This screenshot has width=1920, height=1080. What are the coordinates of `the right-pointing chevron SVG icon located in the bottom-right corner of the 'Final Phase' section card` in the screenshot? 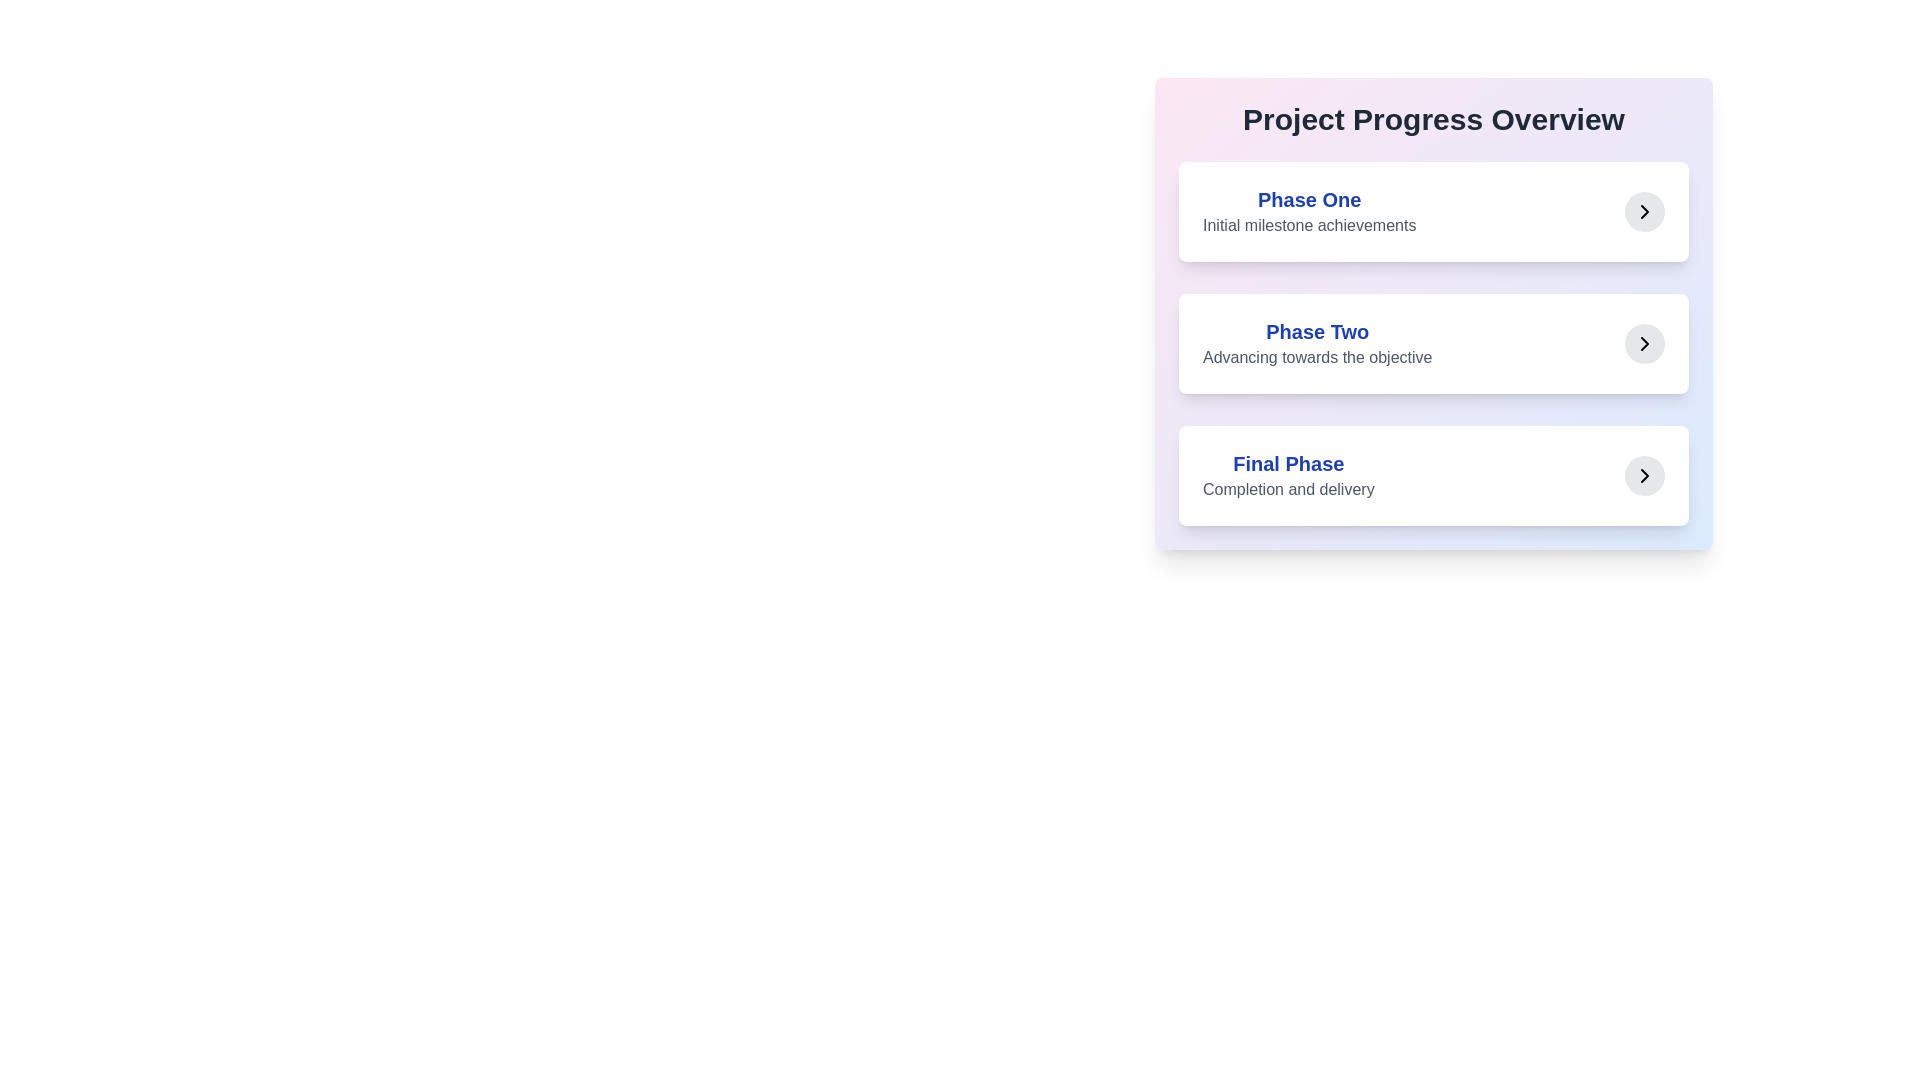 It's located at (1645, 475).